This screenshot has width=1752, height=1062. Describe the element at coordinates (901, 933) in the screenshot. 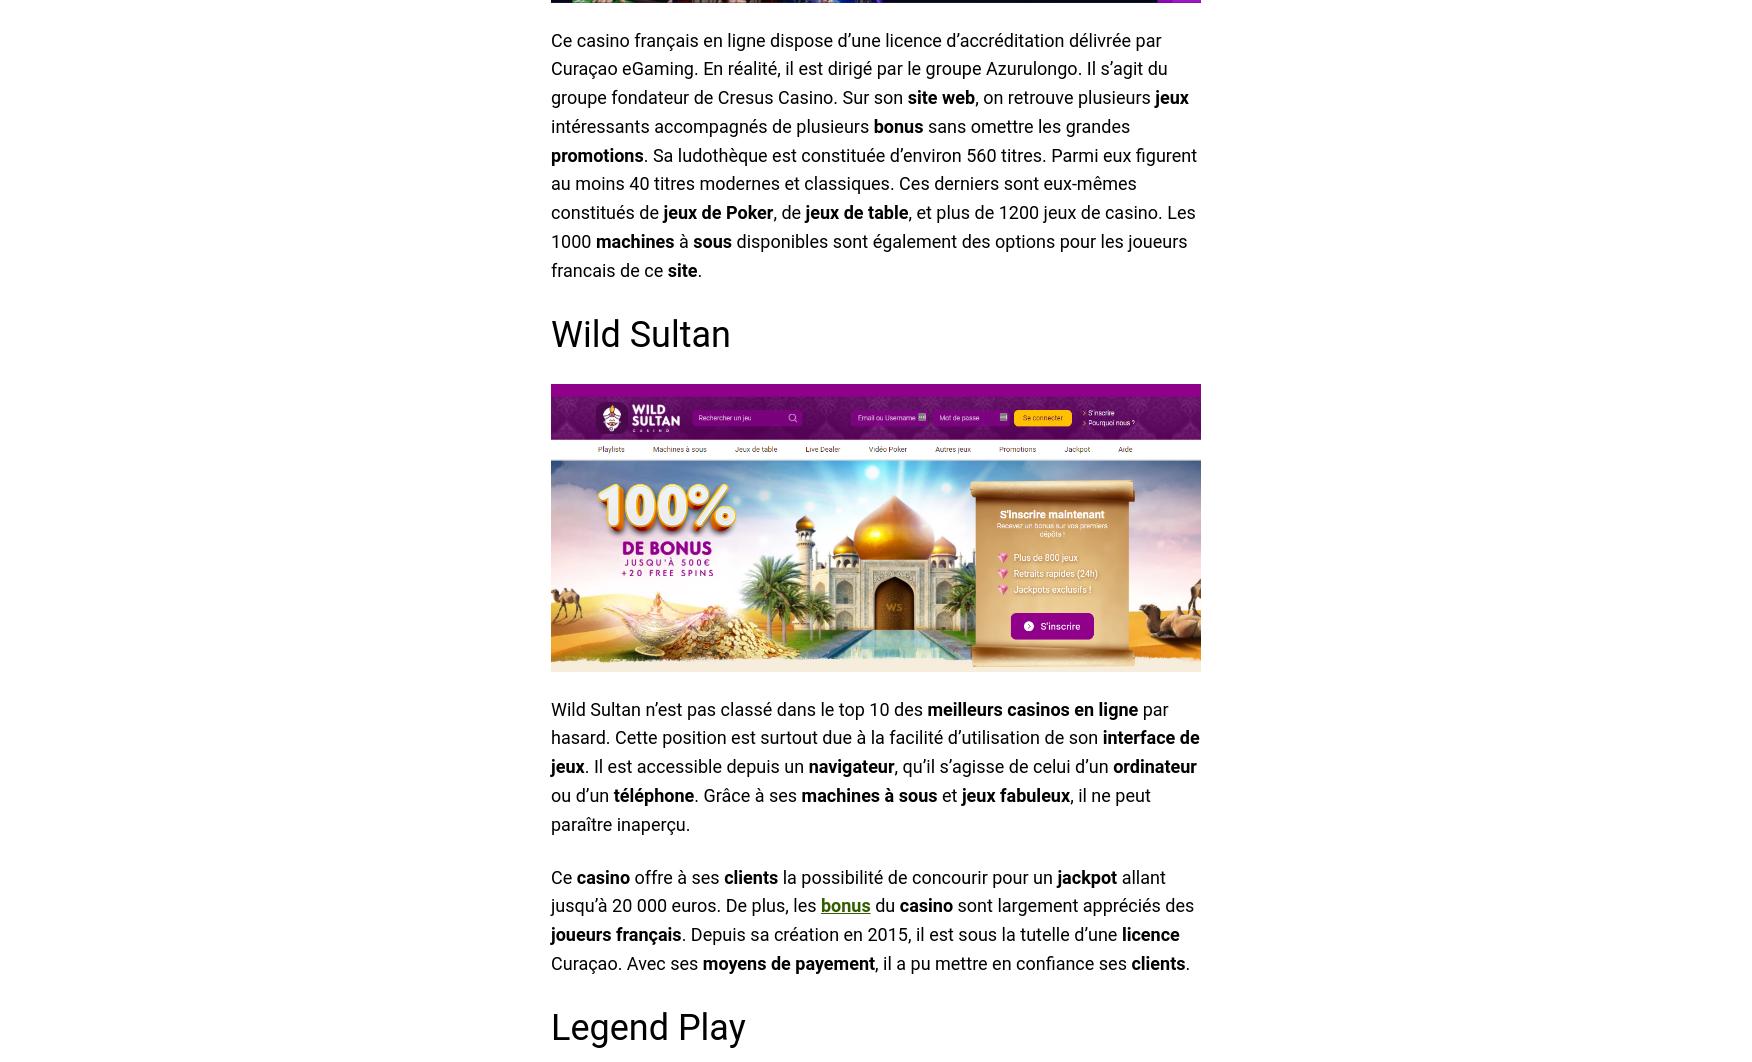

I see `'. Depuis sa création en 2015, il est sous la tutelle d’une'` at that location.